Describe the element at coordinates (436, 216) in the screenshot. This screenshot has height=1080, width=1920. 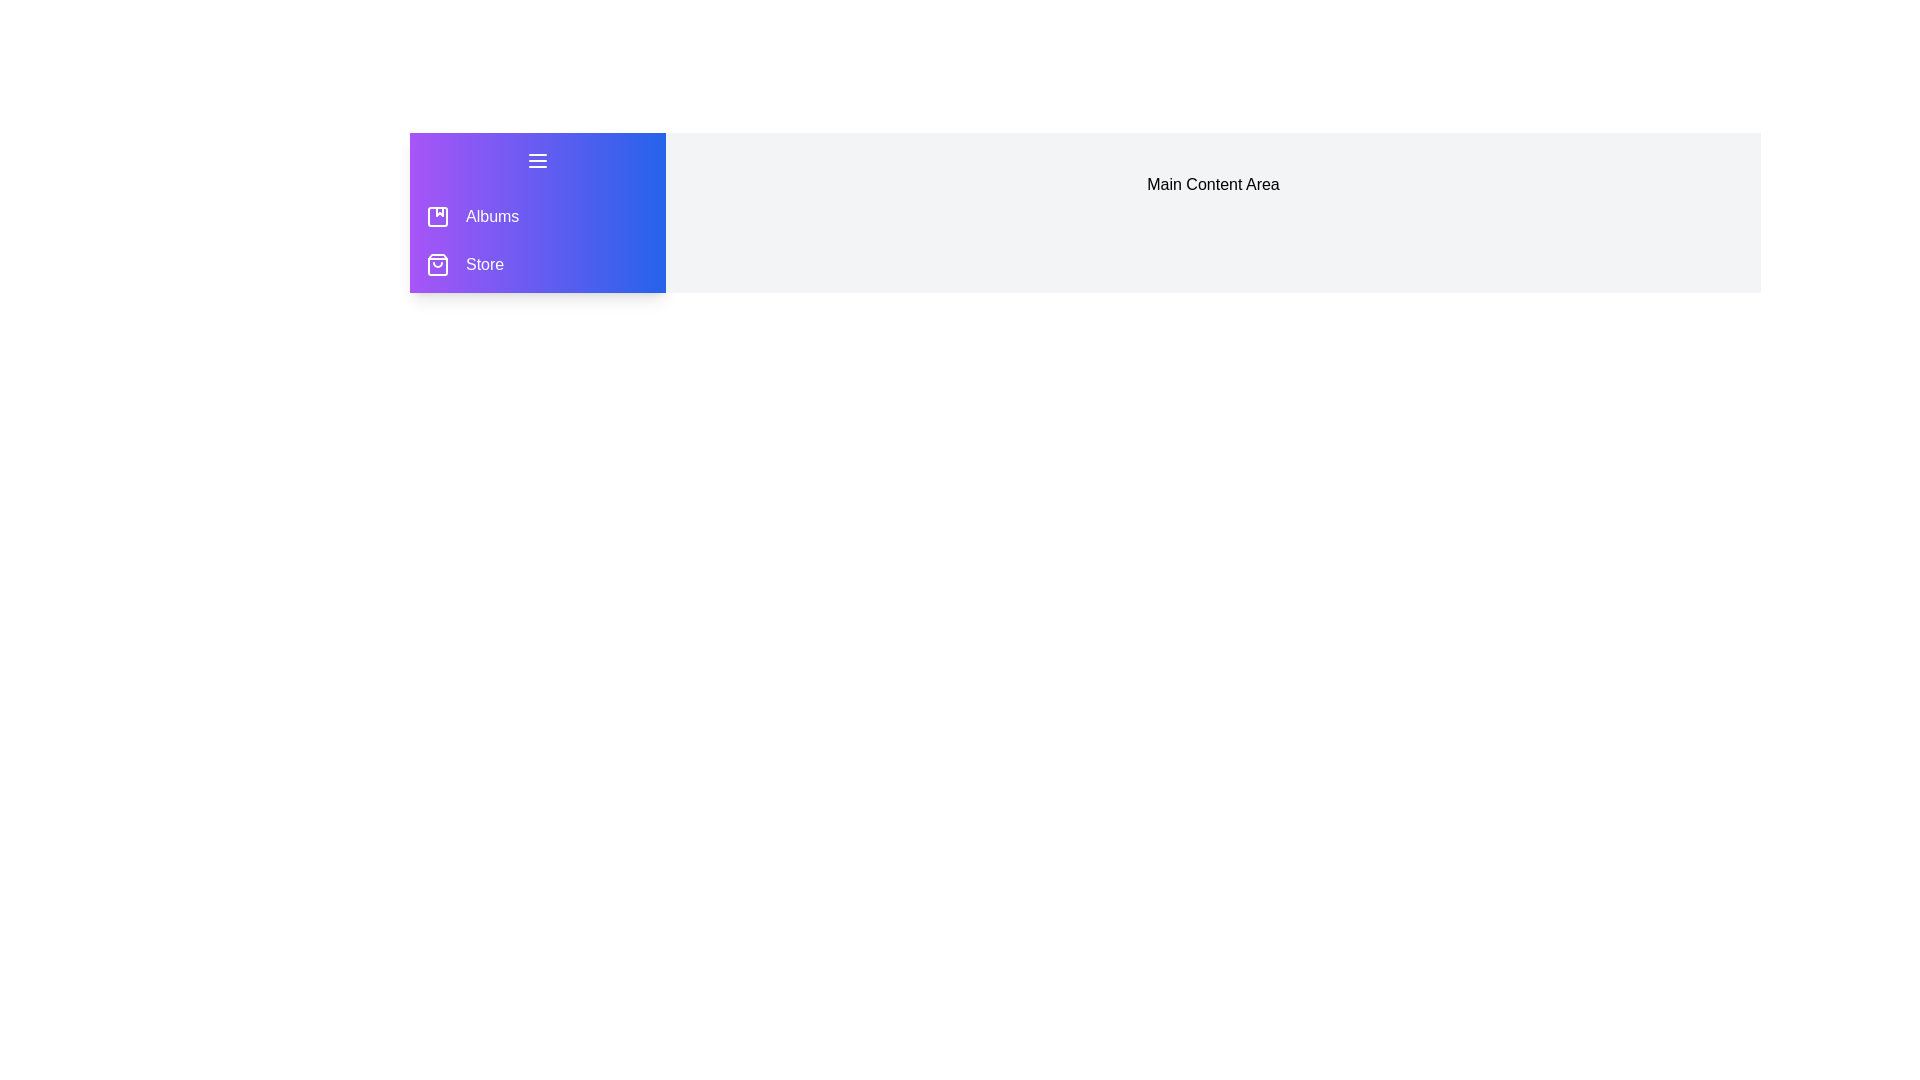
I see `the 'Albums' item in the drawer` at that location.